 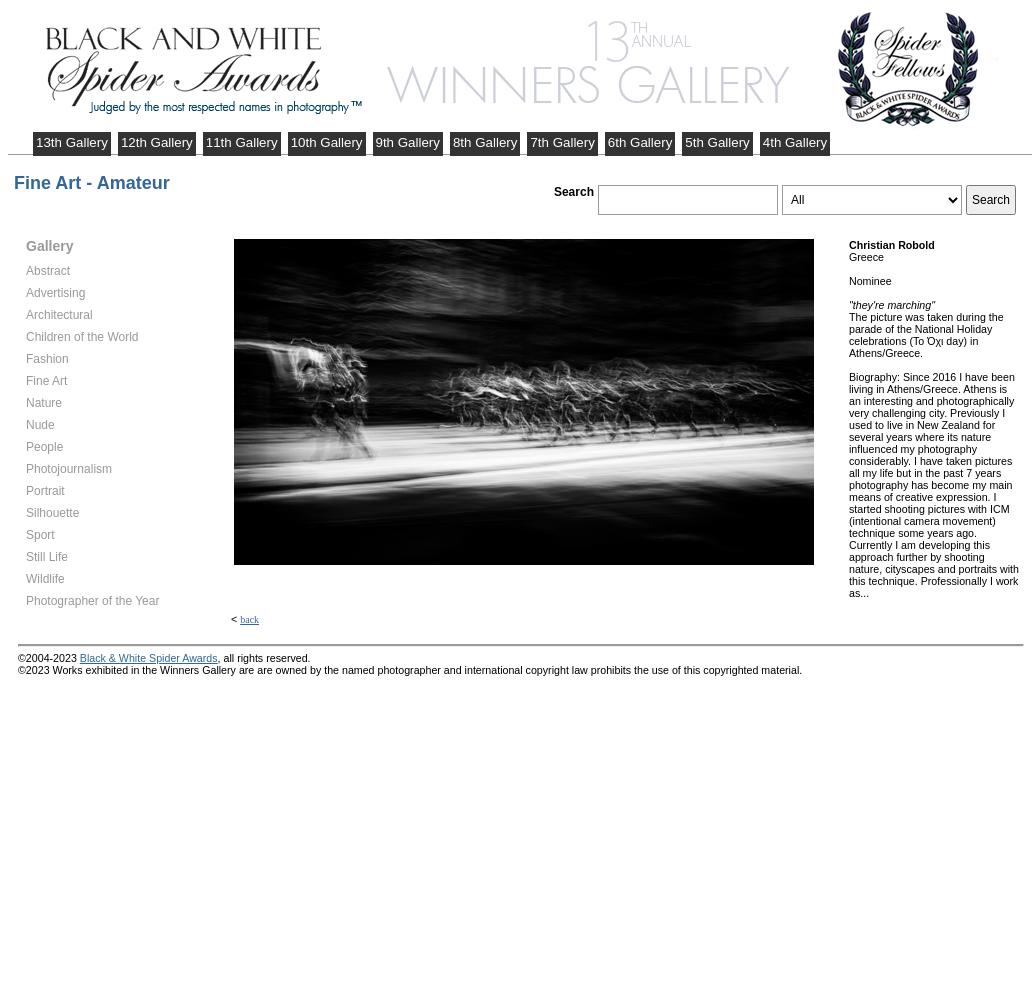 I want to click on 'The picture was taken during the parade of the National Holiday celebrations (Το Όχι day) in Athens/Greece.', so click(x=925, y=334).